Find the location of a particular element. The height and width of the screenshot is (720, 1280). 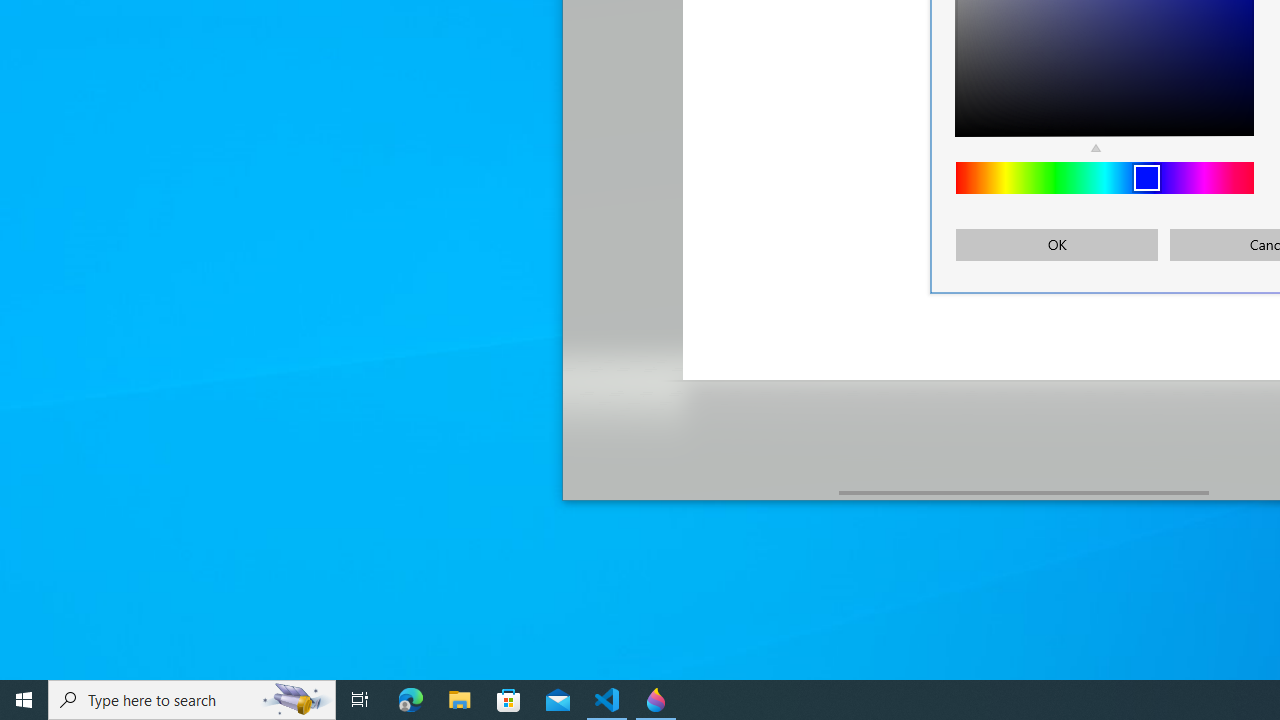

'File Explorer' is located at coordinates (459, 698).